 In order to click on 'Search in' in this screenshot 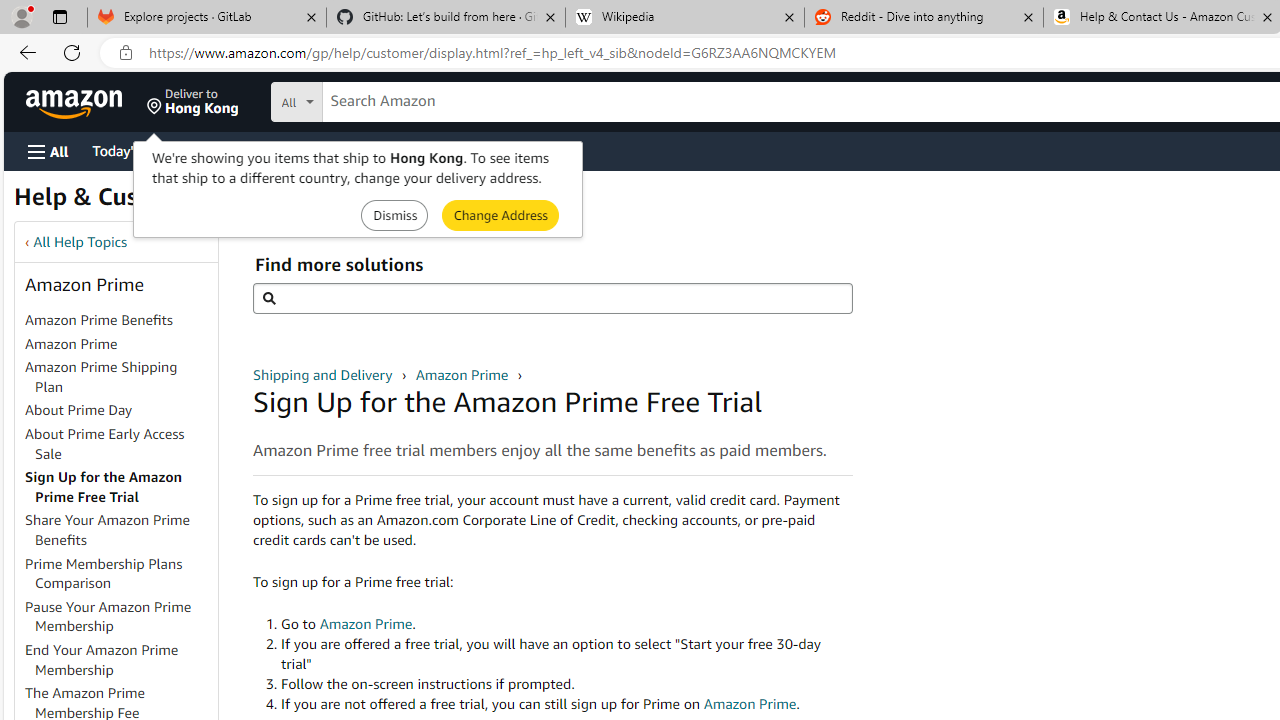, I will do `click(371, 102)`.